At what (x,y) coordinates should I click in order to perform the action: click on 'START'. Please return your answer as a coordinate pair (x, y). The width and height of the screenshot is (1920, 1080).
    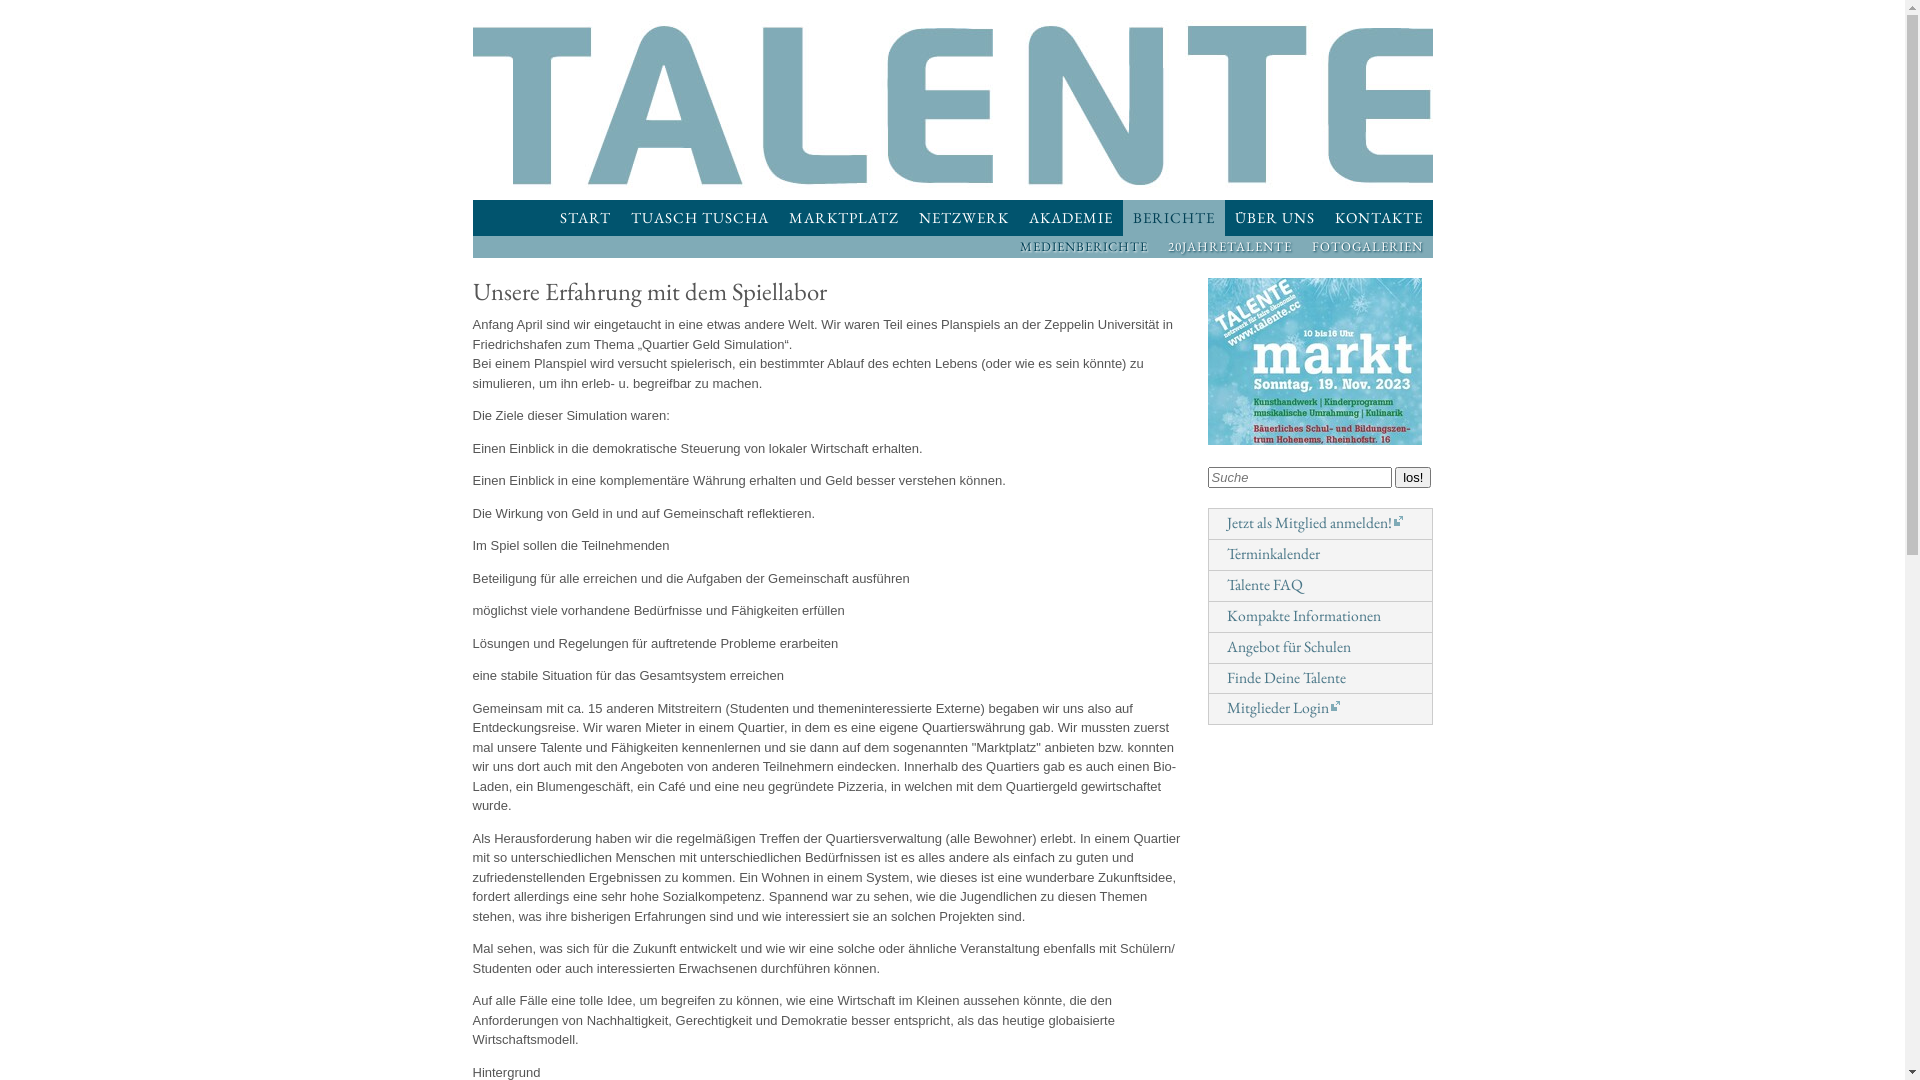
    Looking at the image, I should click on (584, 218).